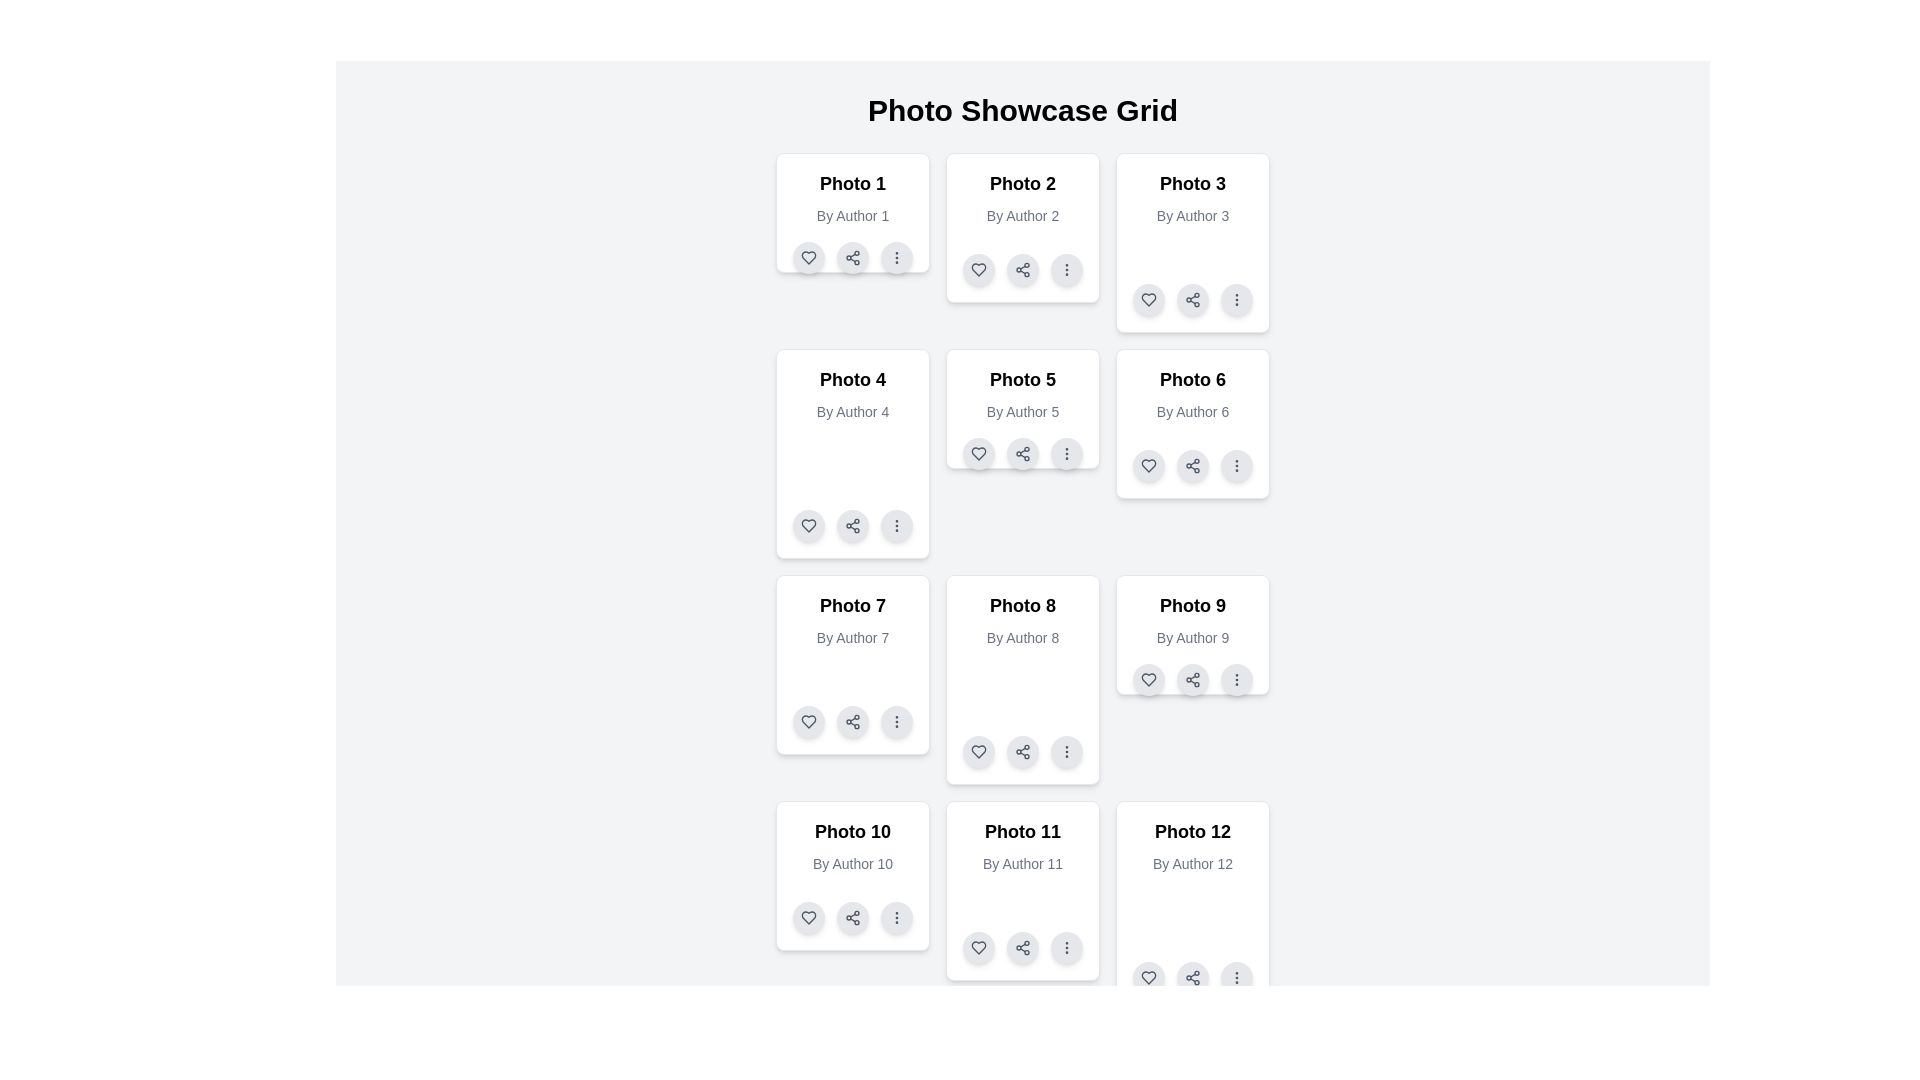 This screenshot has height=1080, width=1920. I want to click on the middle circular button with a light gray background and a share symbol icon located at the bottom of the card labeled 'Photo 1, By Author 1', so click(853, 257).